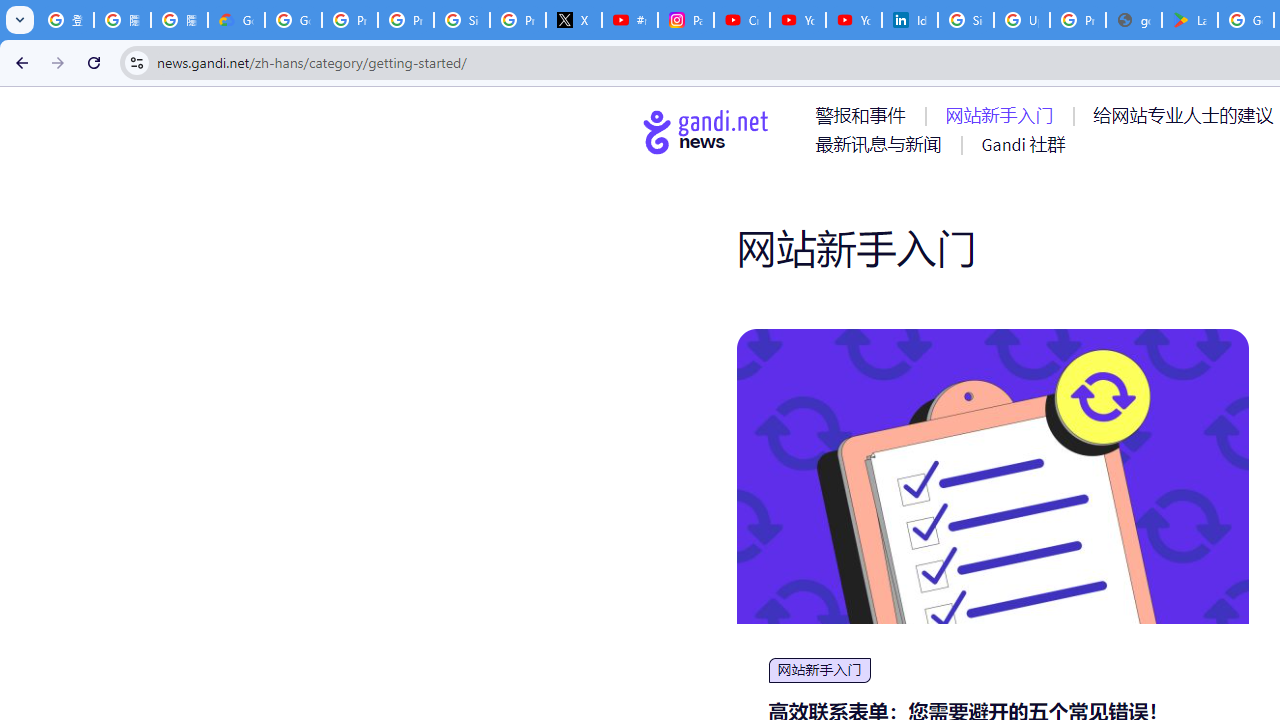 The image size is (1280, 720). I want to click on 'AutomationID: menu-item-77767', so click(1023, 143).